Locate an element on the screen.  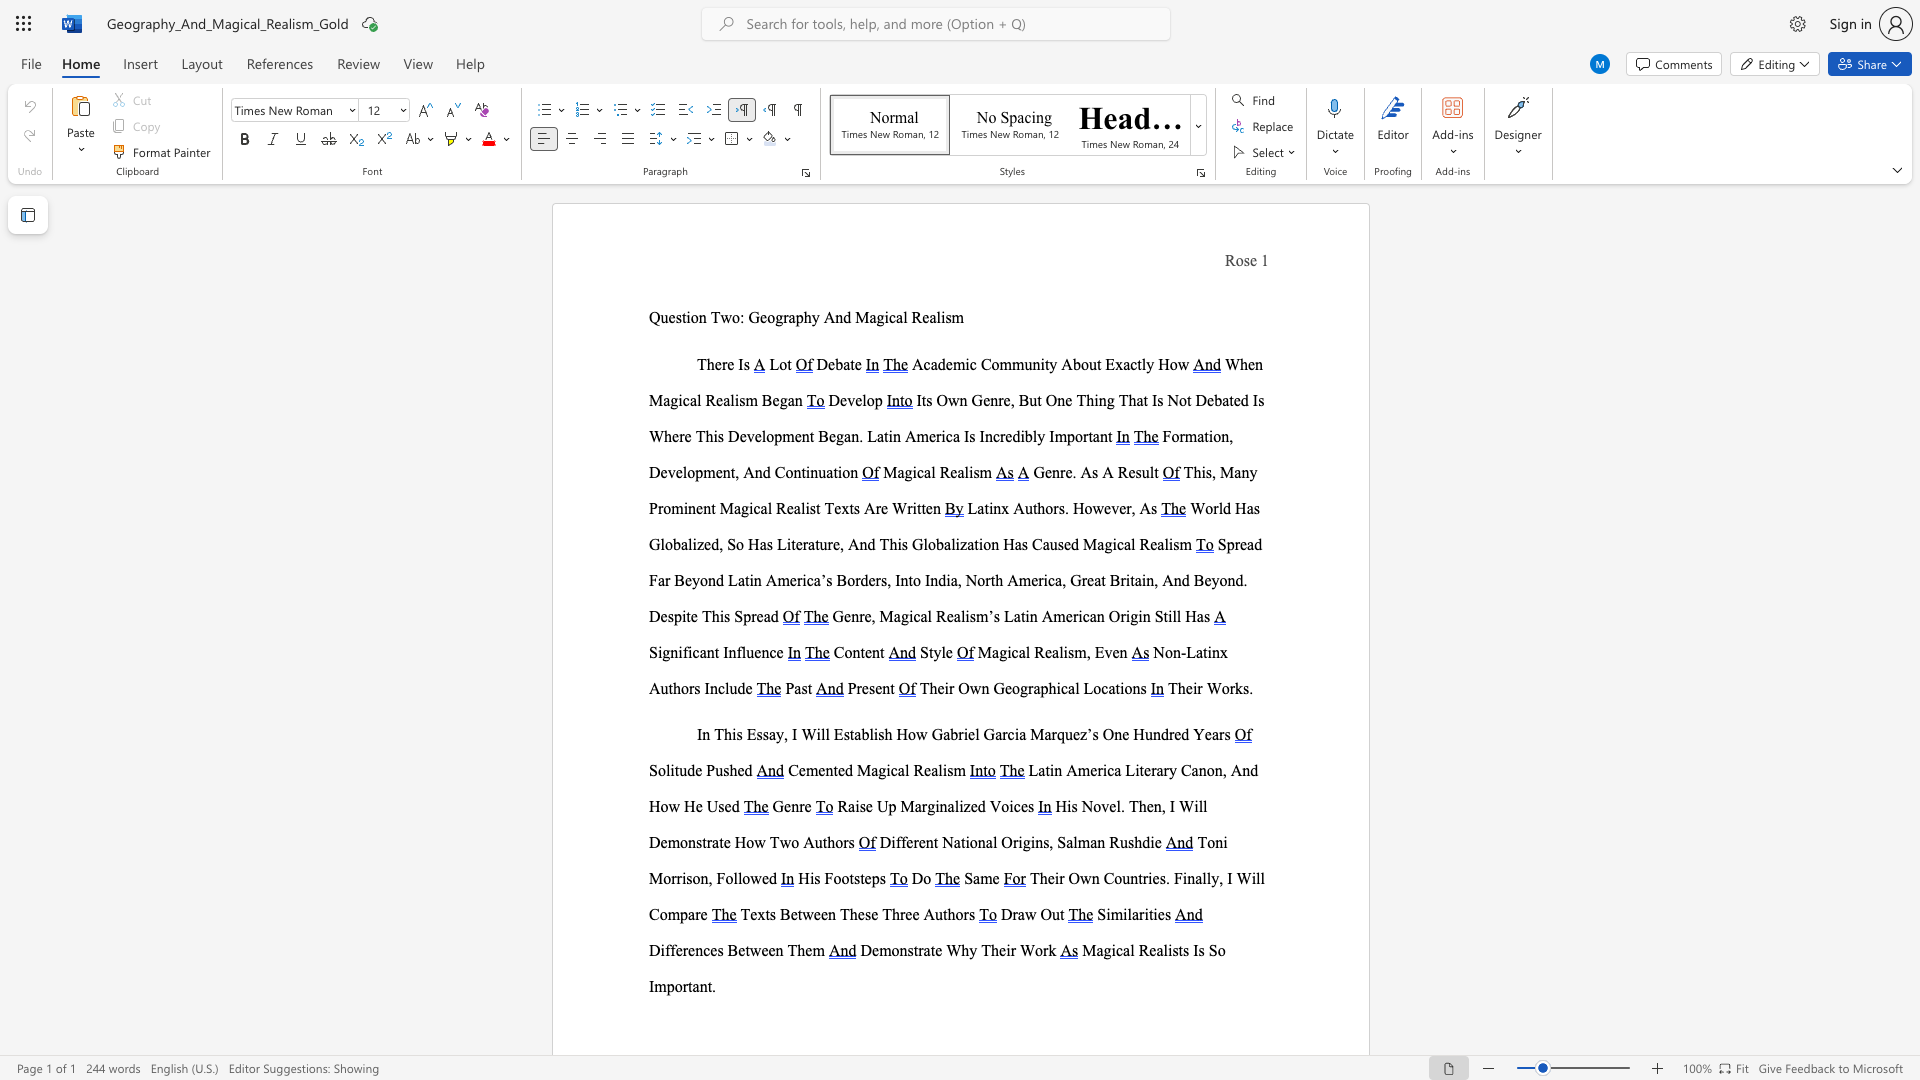
the subset text "nf" within the text "Significant Influence" is located at coordinates (727, 652).